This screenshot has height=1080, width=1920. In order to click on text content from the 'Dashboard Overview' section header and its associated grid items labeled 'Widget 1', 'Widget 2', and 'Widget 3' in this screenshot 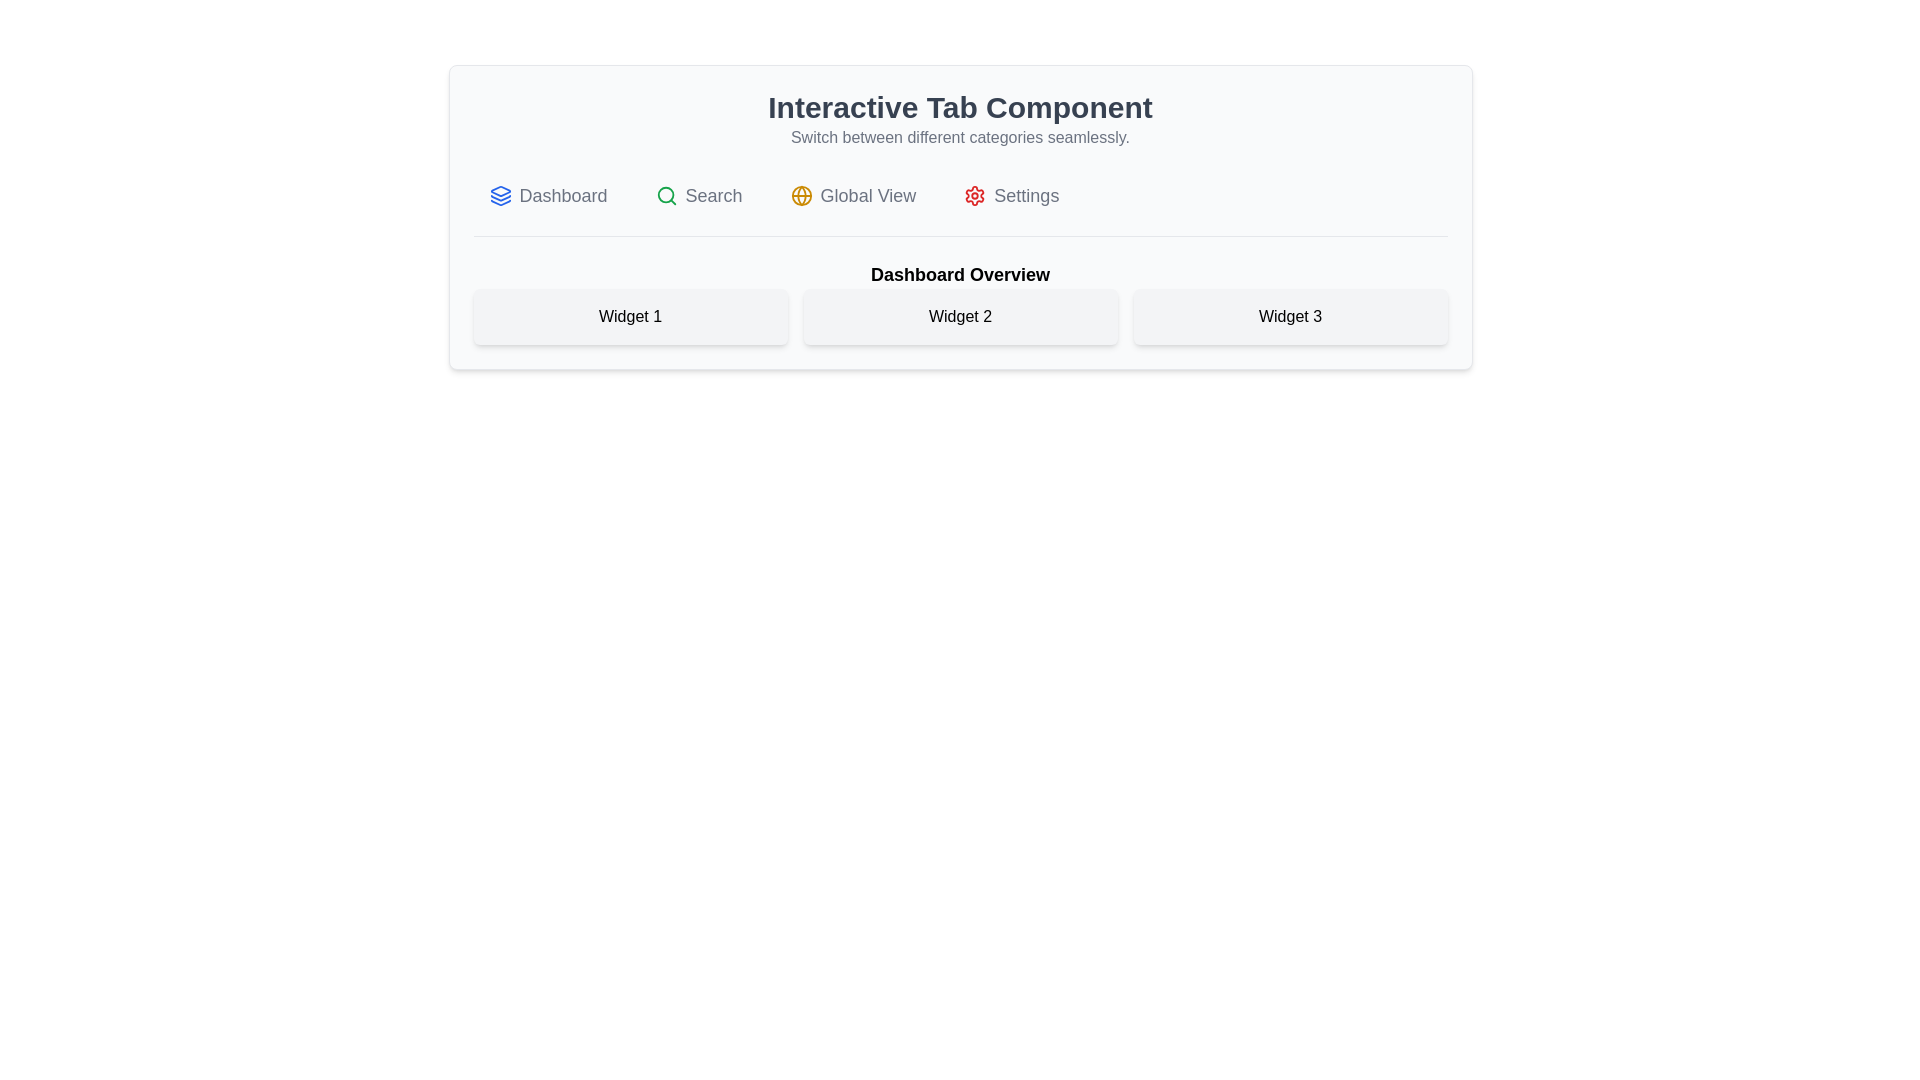, I will do `click(960, 303)`.